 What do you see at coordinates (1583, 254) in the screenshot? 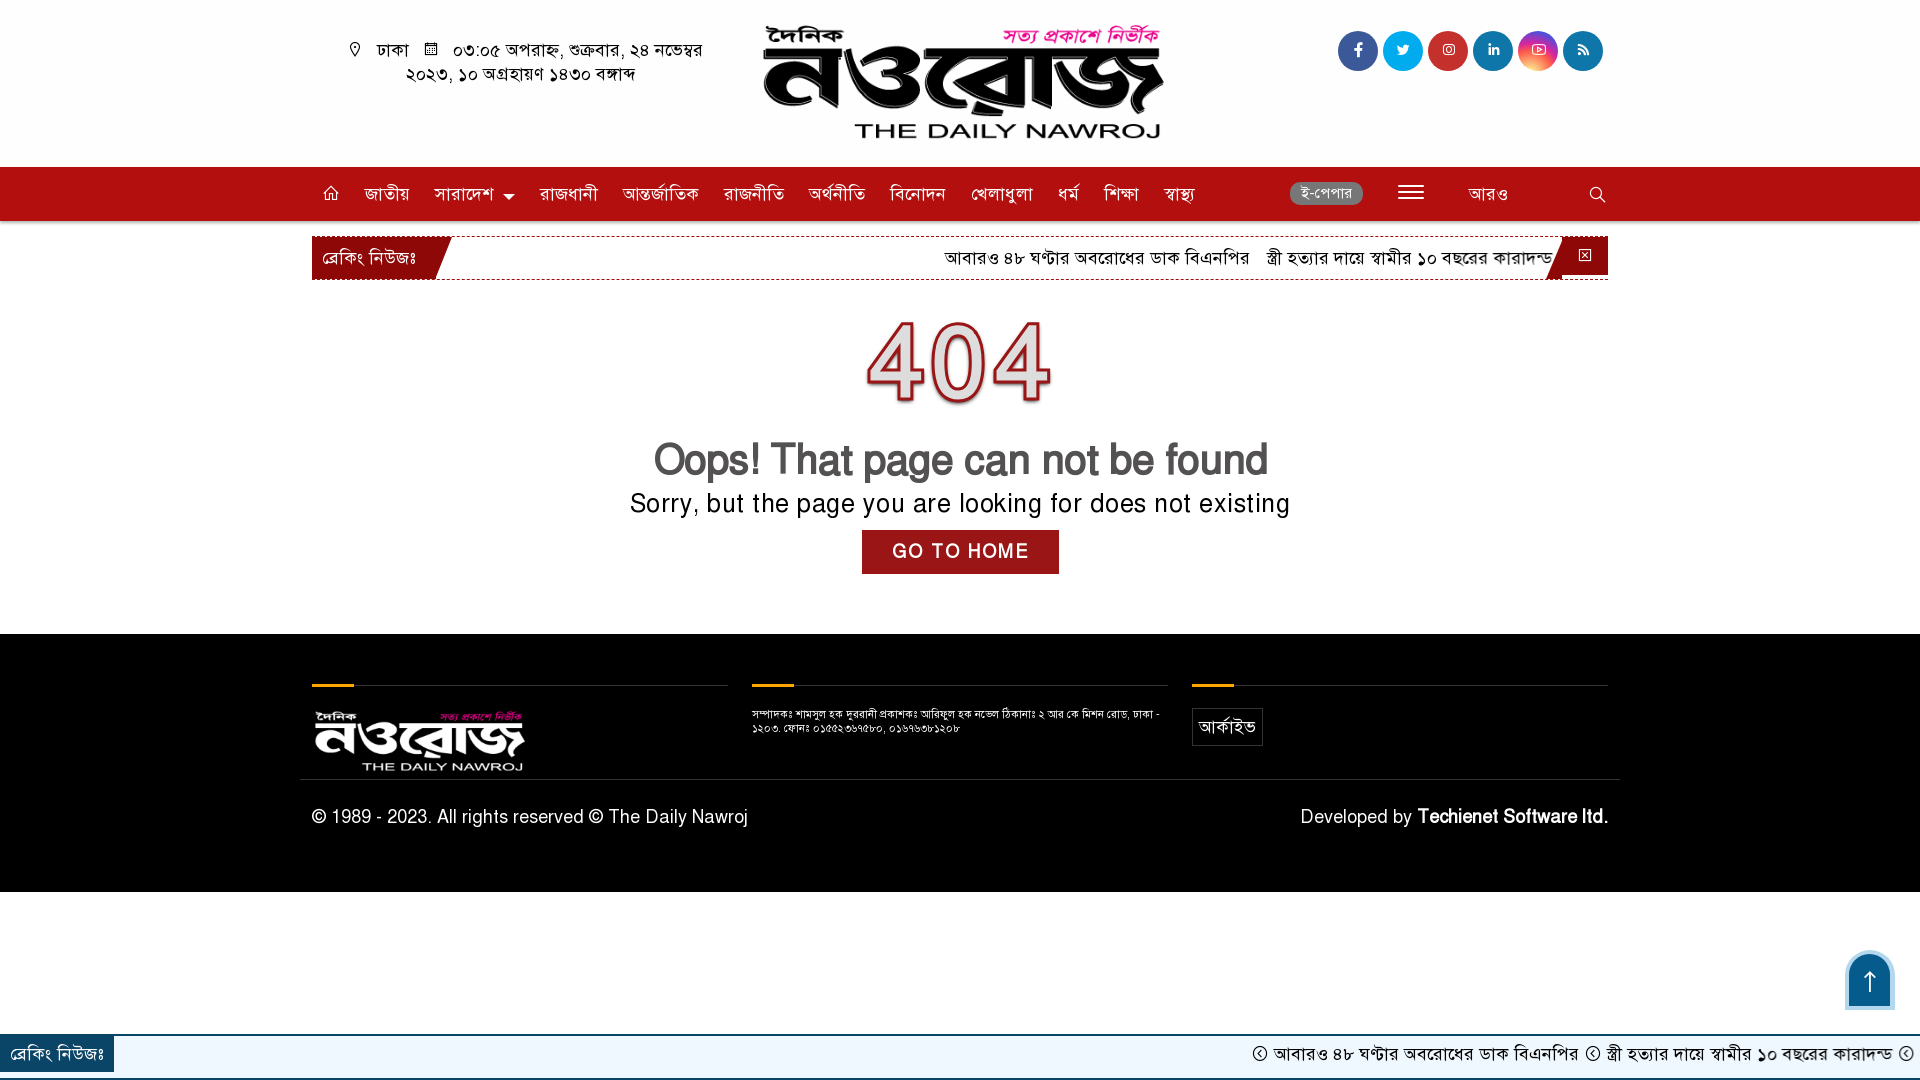
I see `'Click to close'` at bounding box center [1583, 254].